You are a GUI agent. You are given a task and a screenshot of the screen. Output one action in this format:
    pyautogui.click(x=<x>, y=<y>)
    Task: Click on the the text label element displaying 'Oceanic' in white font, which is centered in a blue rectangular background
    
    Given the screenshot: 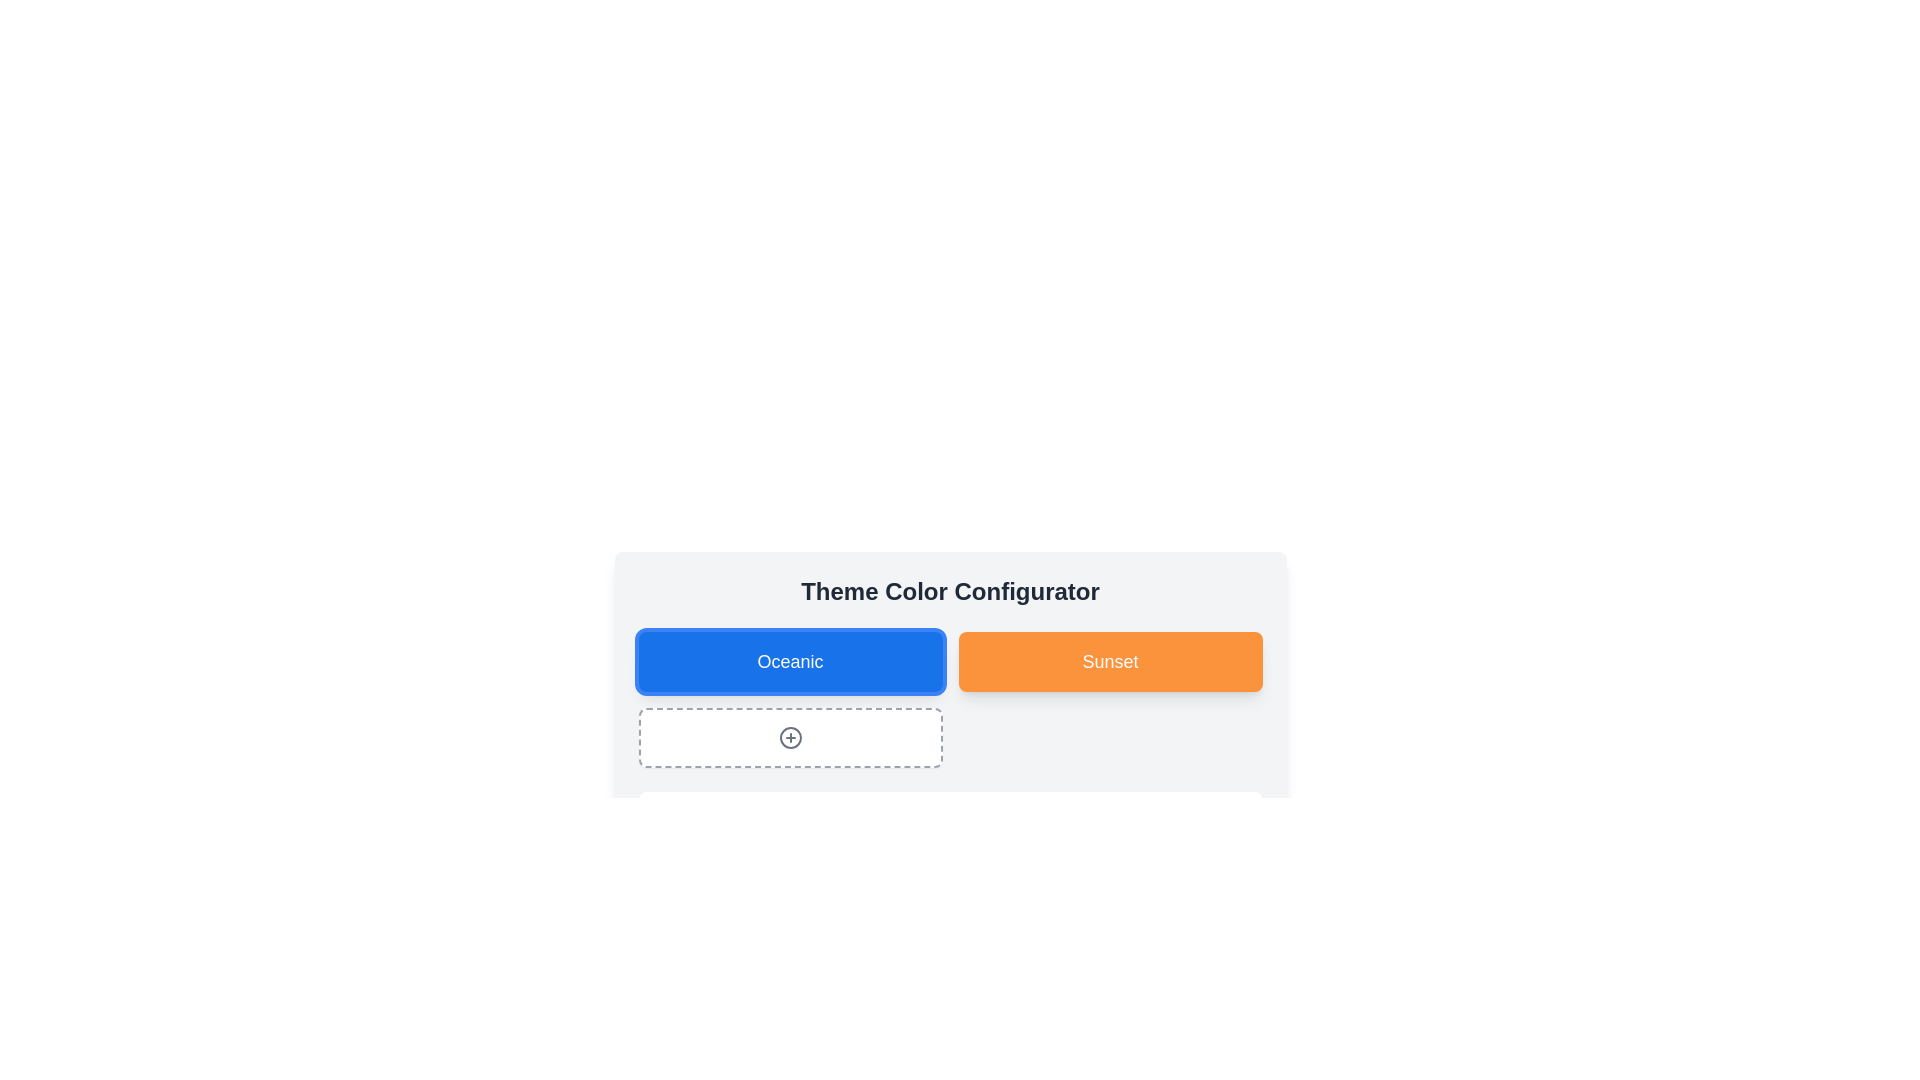 What is the action you would take?
    pyautogui.click(x=789, y=662)
    